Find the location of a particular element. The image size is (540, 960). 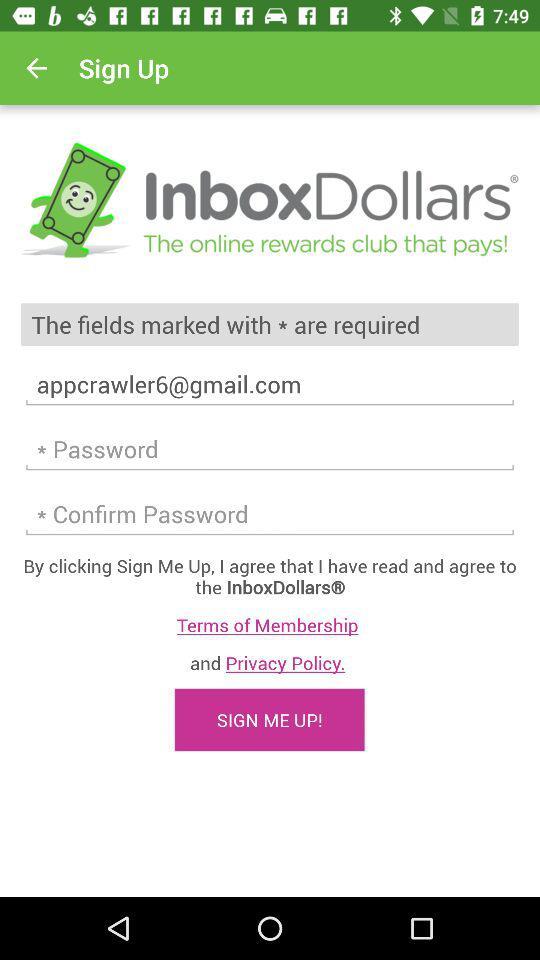

icon below the by clicking sign item is located at coordinates (270, 624).